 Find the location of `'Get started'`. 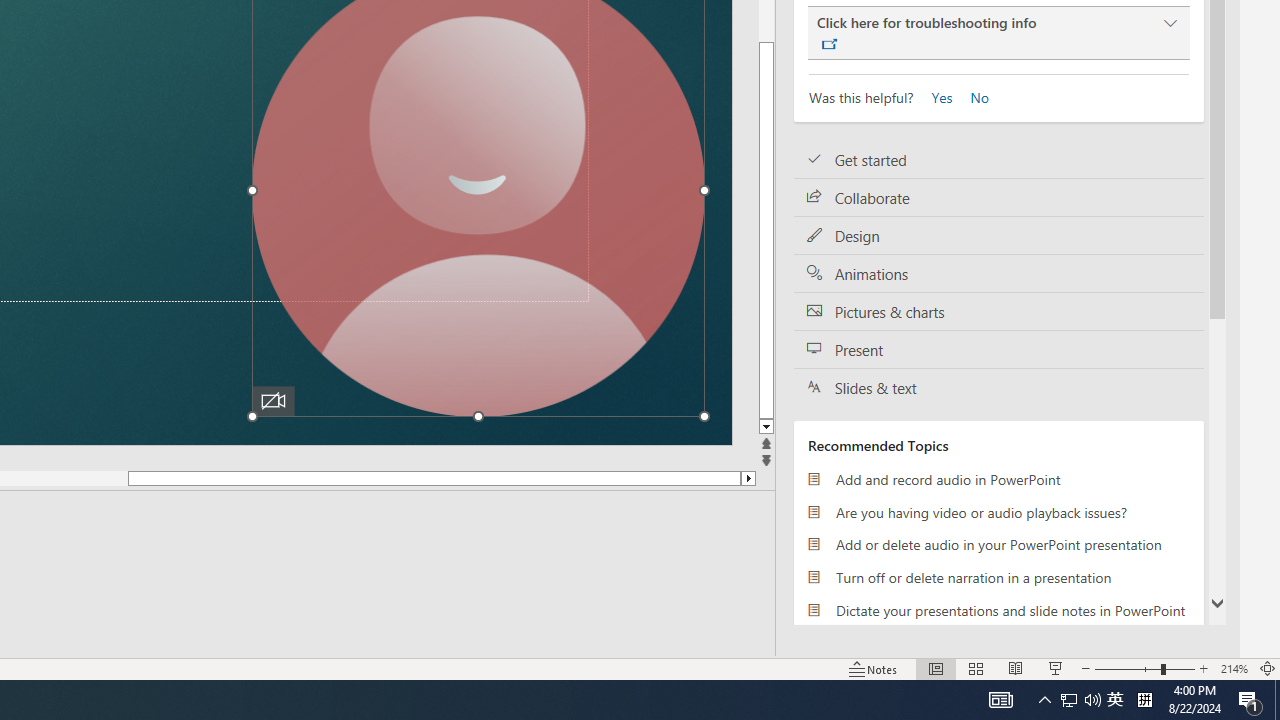

'Get started' is located at coordinates (999, 159).